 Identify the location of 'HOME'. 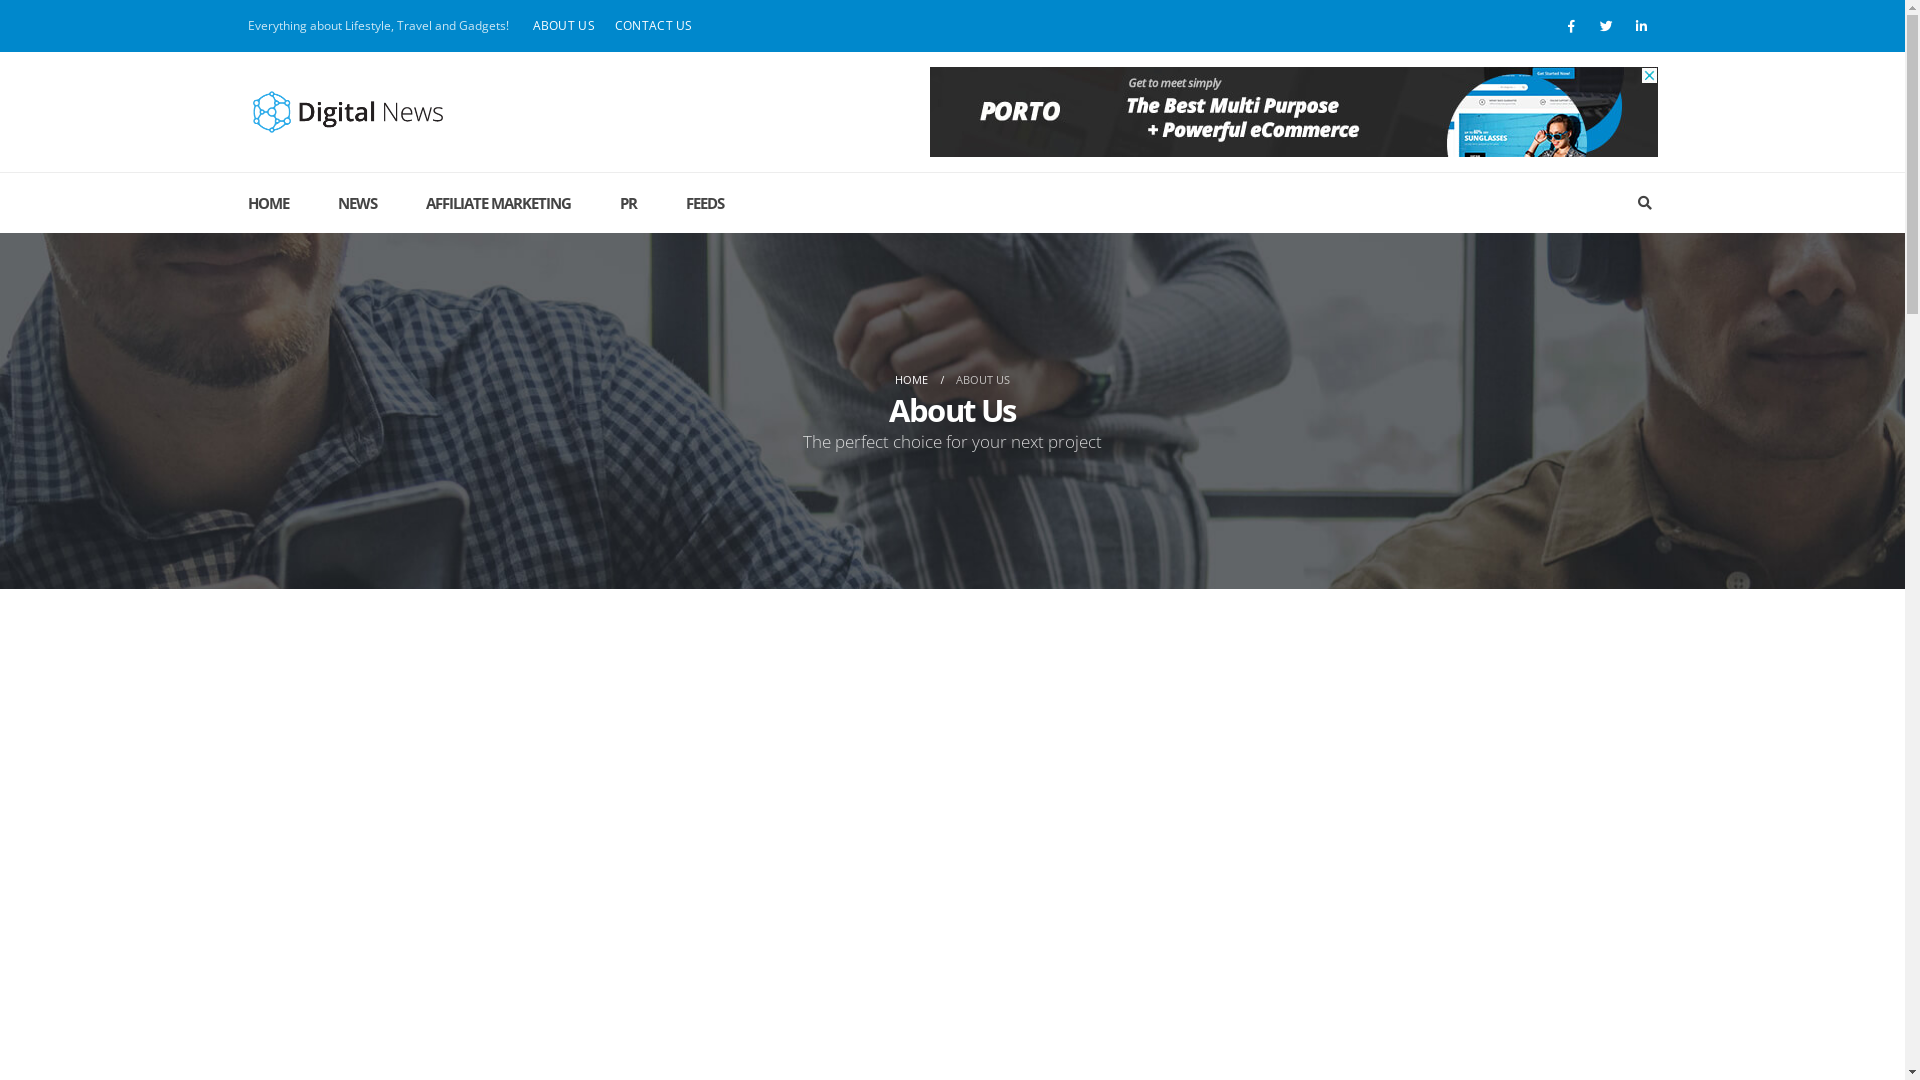
(279, 203).